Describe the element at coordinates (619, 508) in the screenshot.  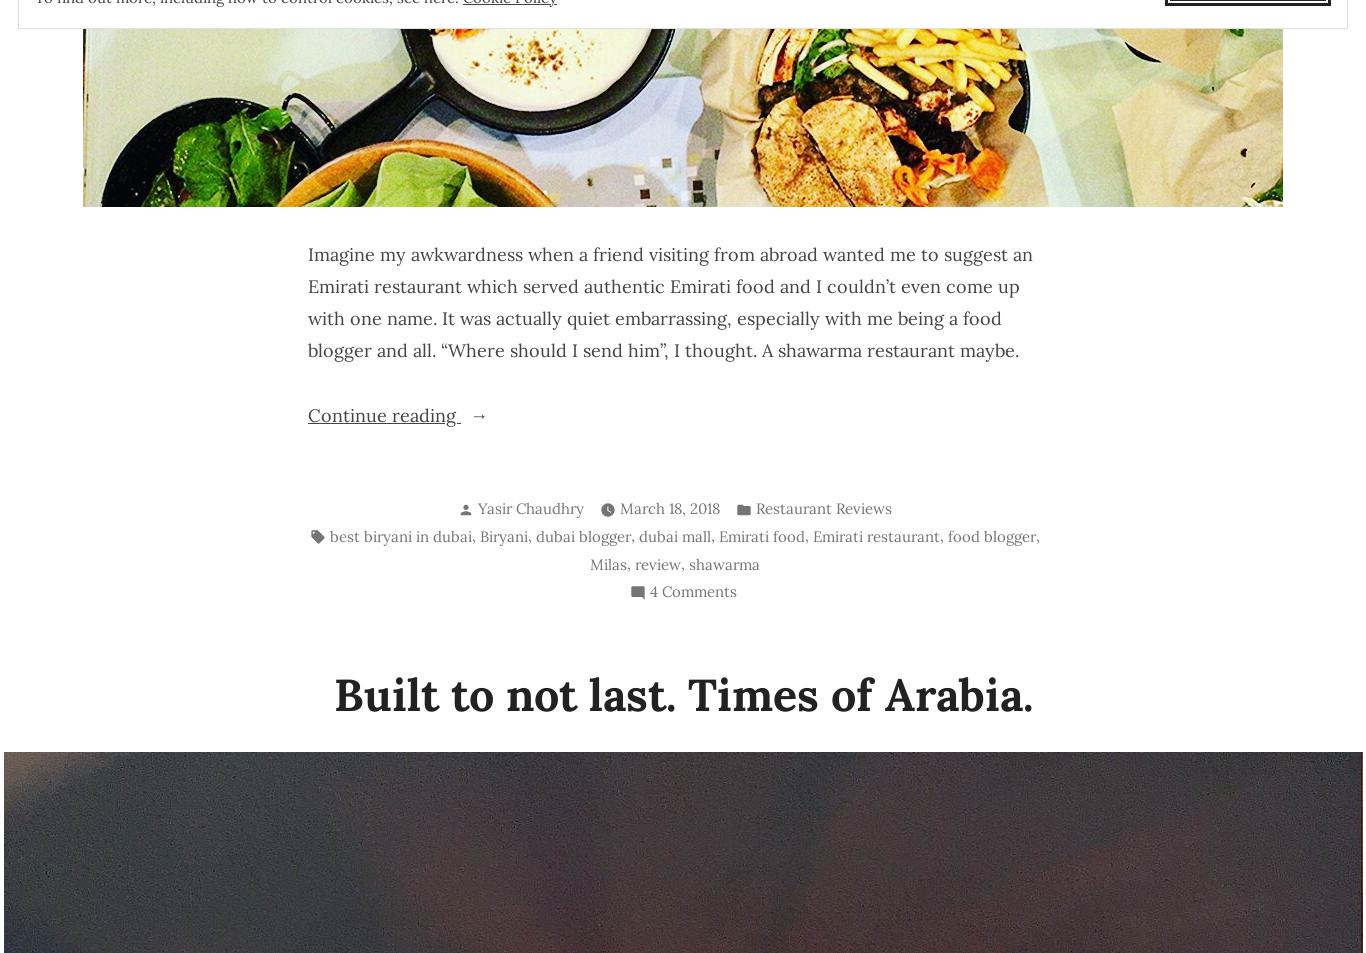
I see `'March 18, 2018'` at that location.